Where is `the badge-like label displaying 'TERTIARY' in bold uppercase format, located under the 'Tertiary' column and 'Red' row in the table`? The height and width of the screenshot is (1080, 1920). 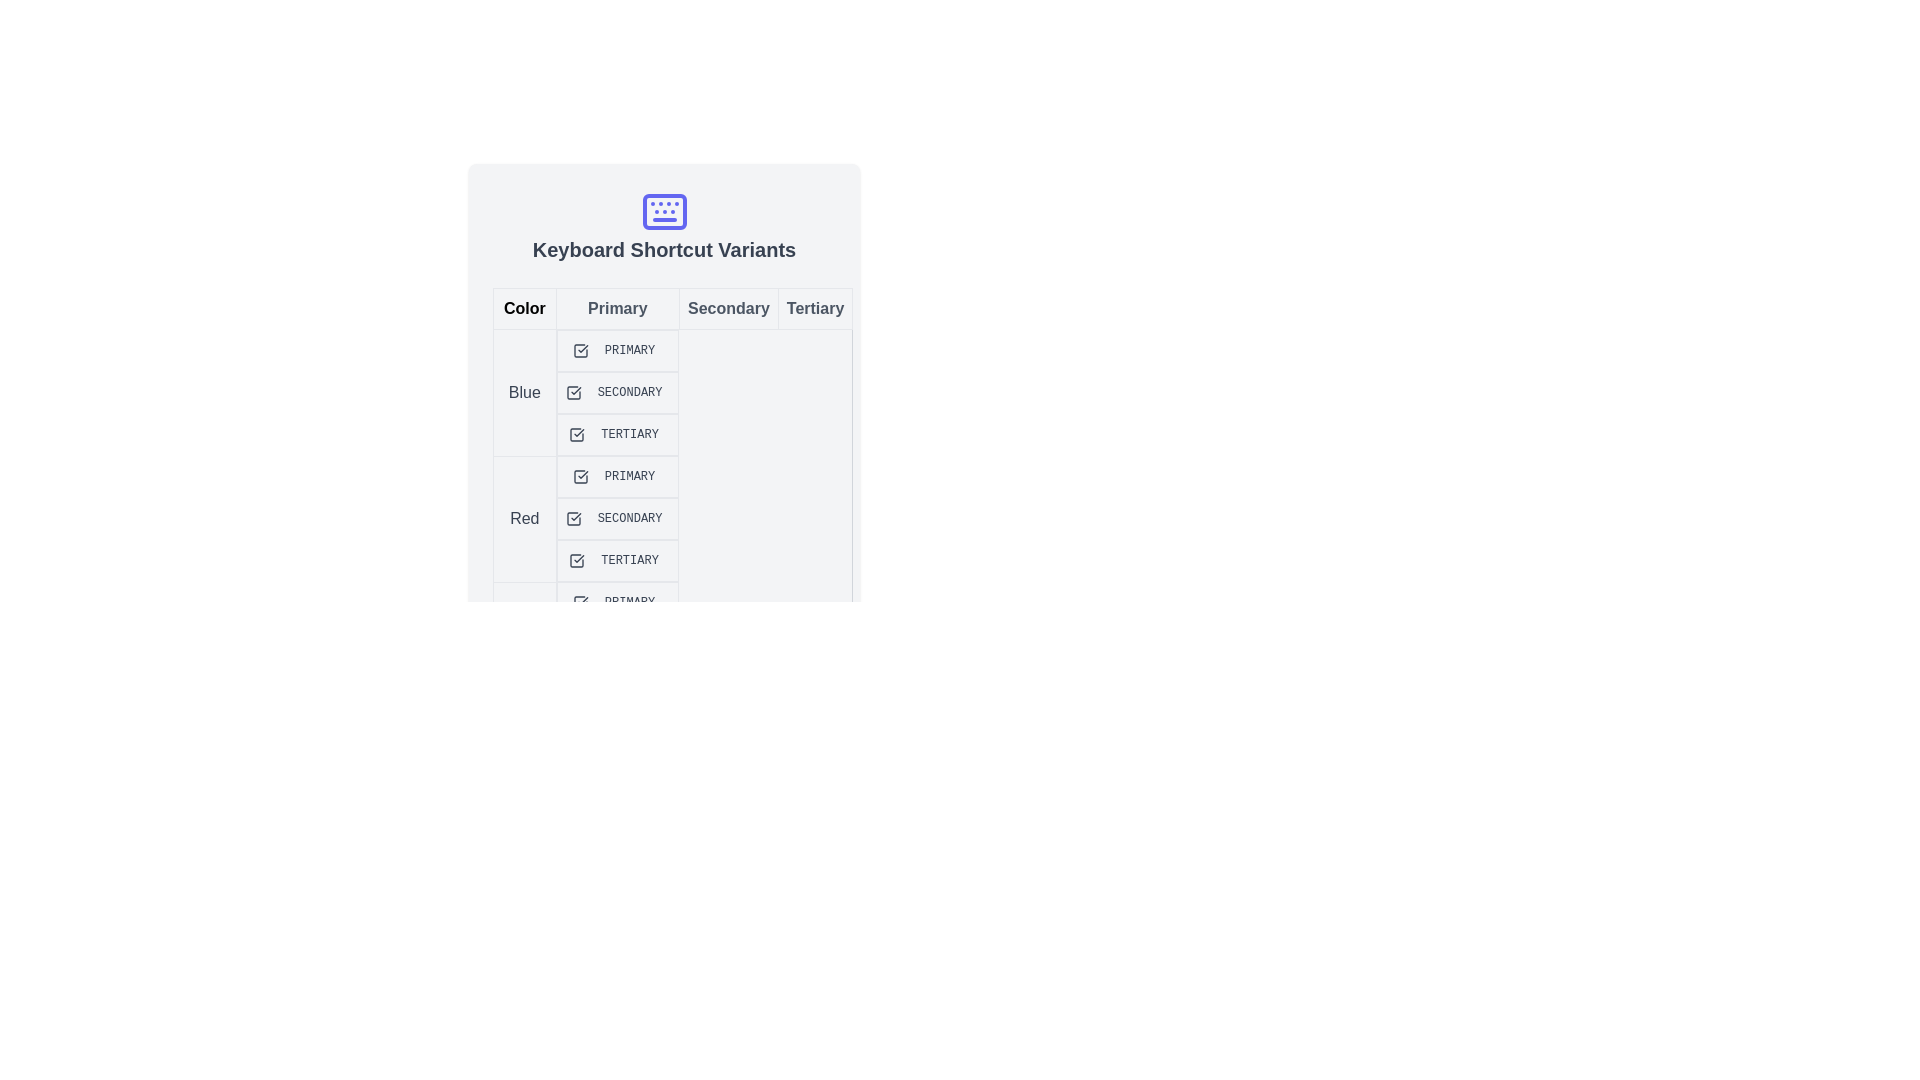
the badge-like label displaying 'TERTIARY' in bold uppercase format, located under the 'Tertiary' column and 'Red' row in the table is located at coordinates (629, 560).